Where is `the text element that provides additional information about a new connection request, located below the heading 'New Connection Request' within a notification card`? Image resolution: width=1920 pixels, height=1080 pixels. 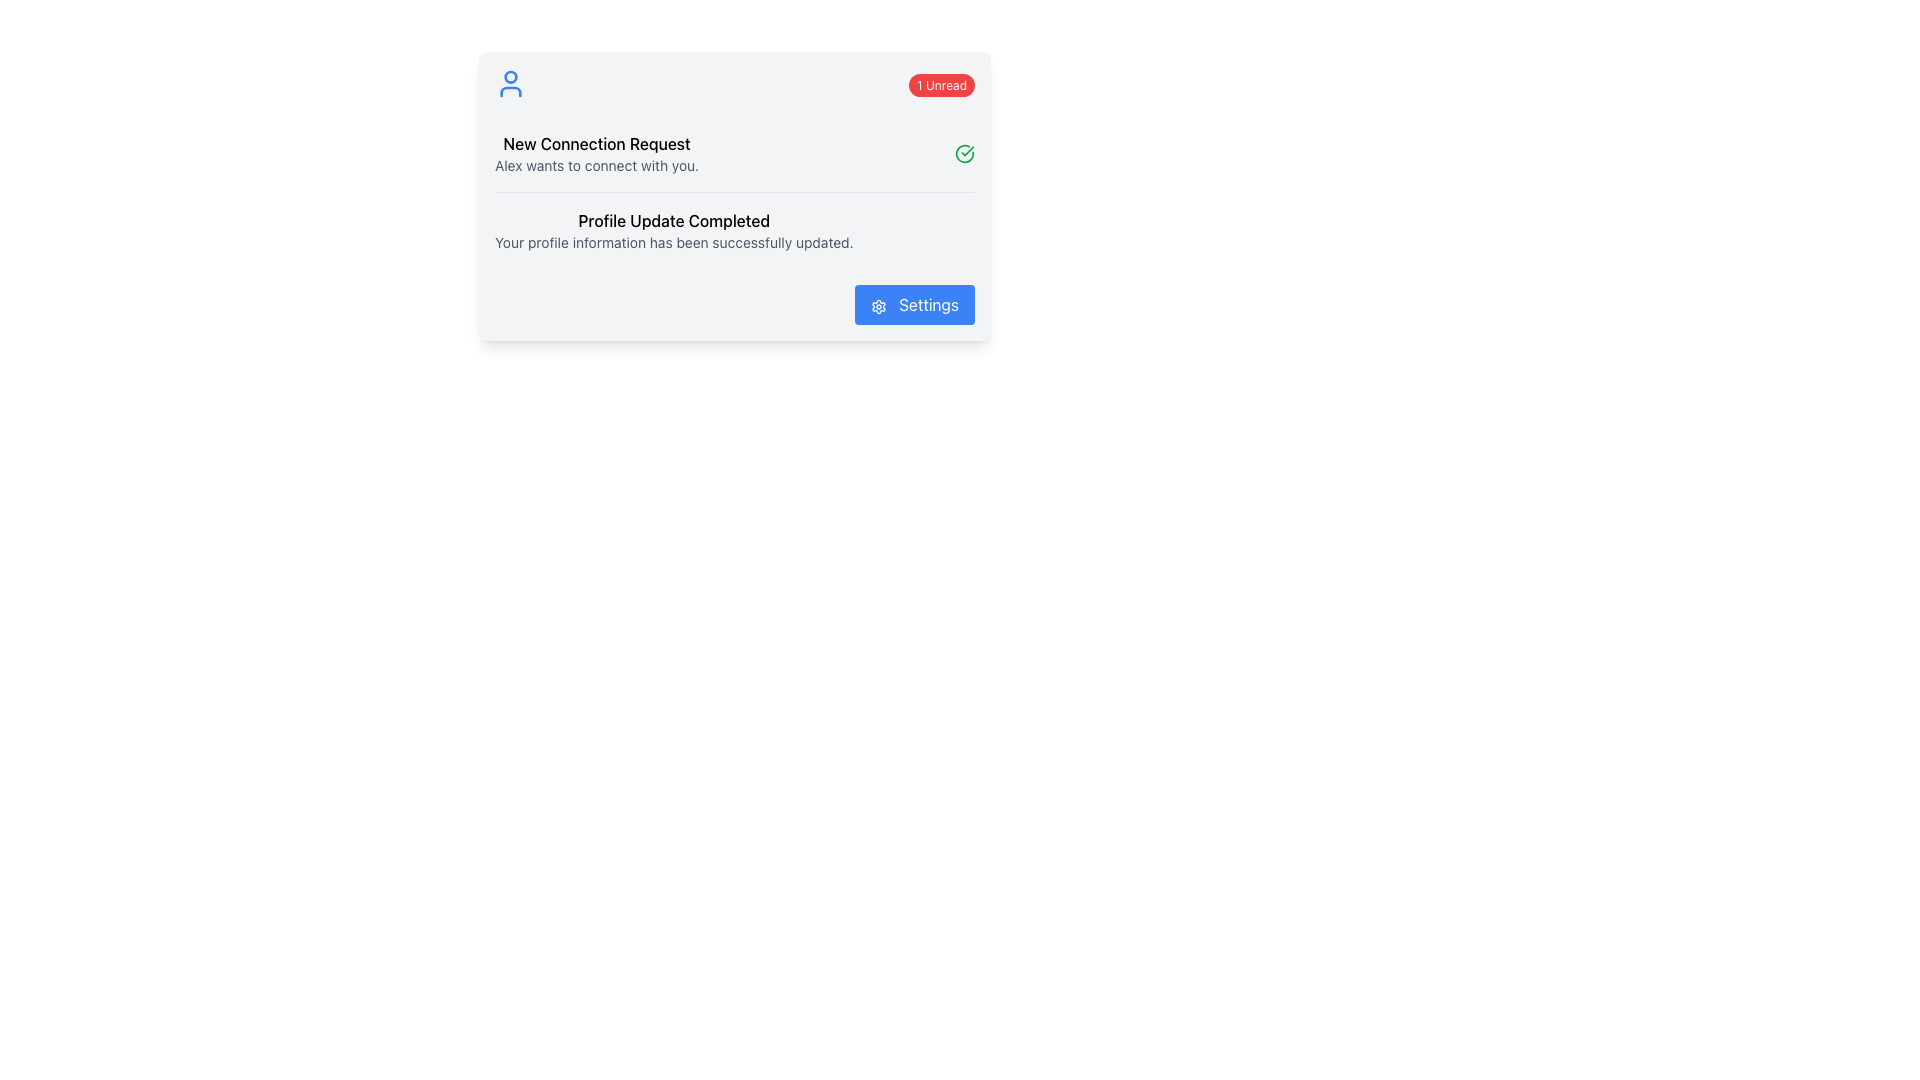 the text element that provides additional information about a new connection request, located below the heading 'New Connection Request' within a notification card is located at coordinates (596, 164).